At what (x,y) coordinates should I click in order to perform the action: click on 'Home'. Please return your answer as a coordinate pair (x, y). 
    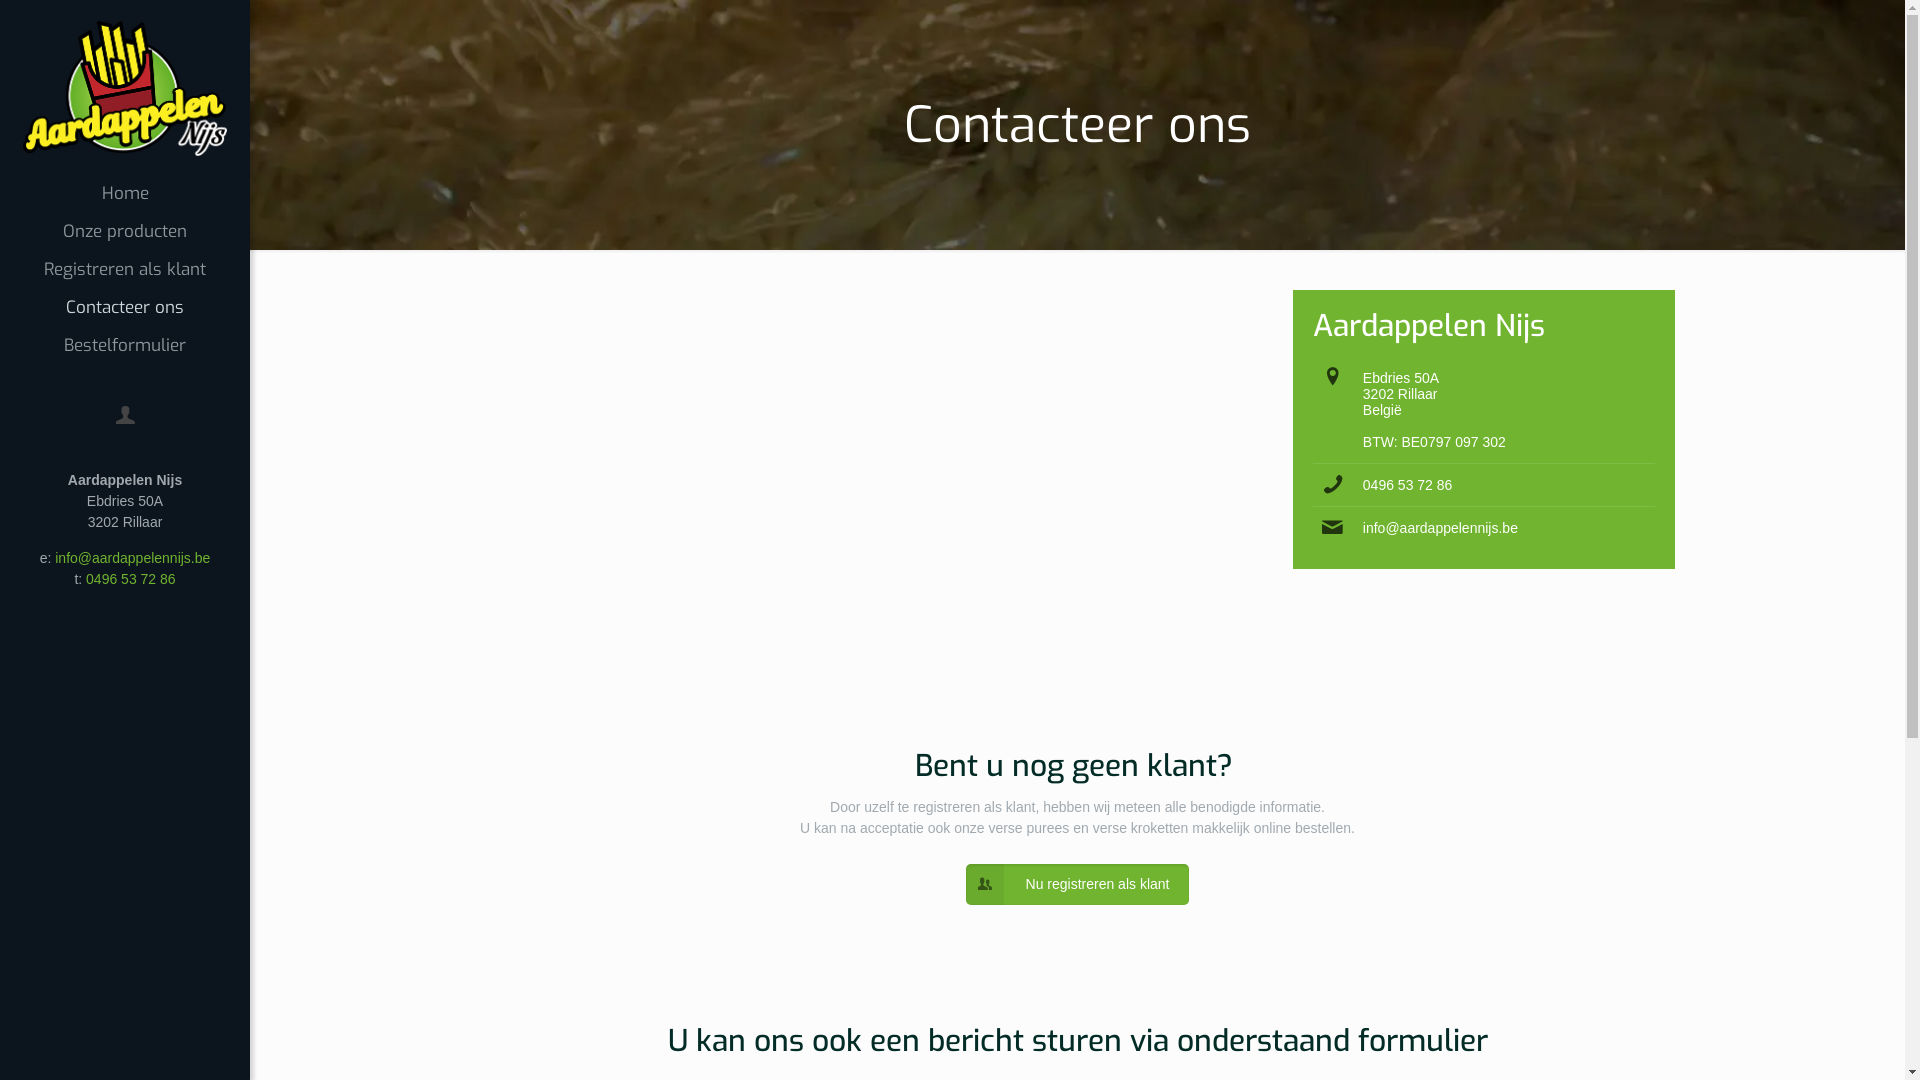
    Looking at the image, I should click on (123, 193).